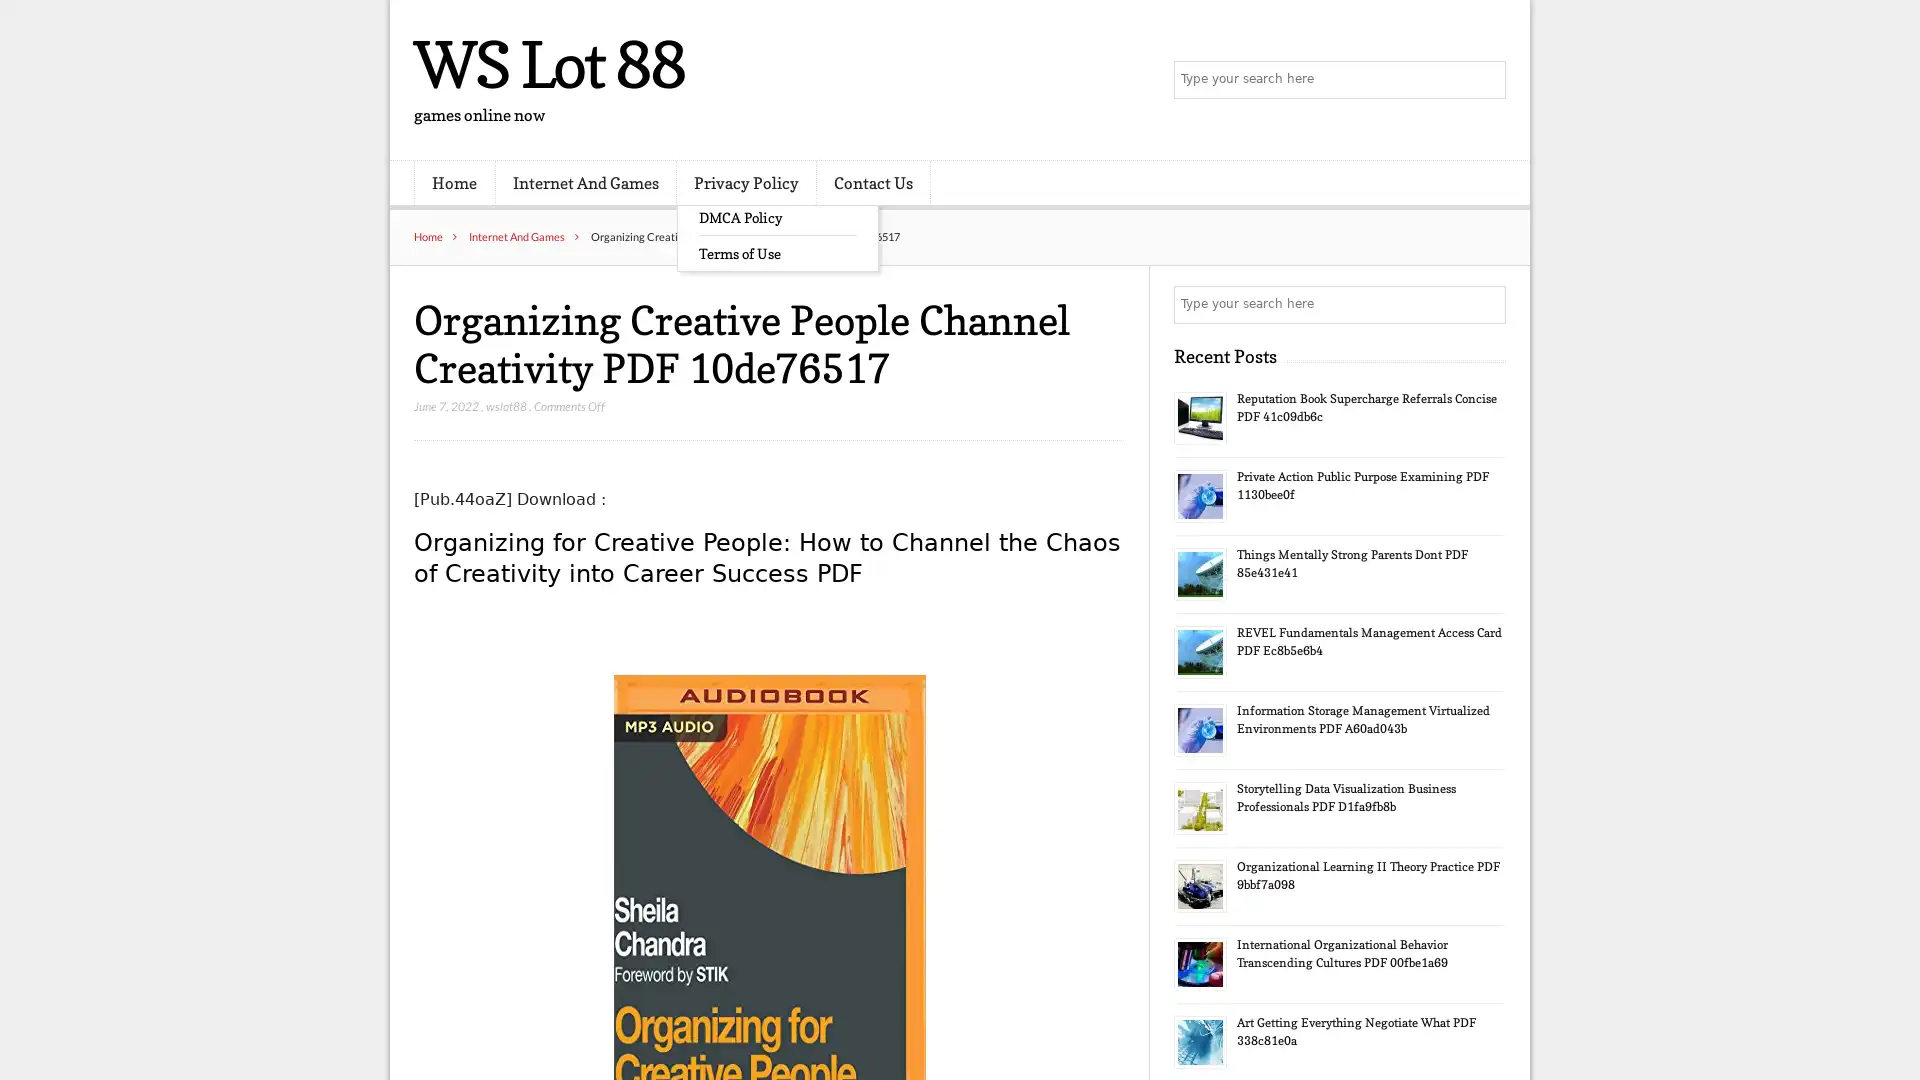  What do you see at coordinates (1485, 304) in the screenshot?
I see `Search` at bounding box center [1485, 304].